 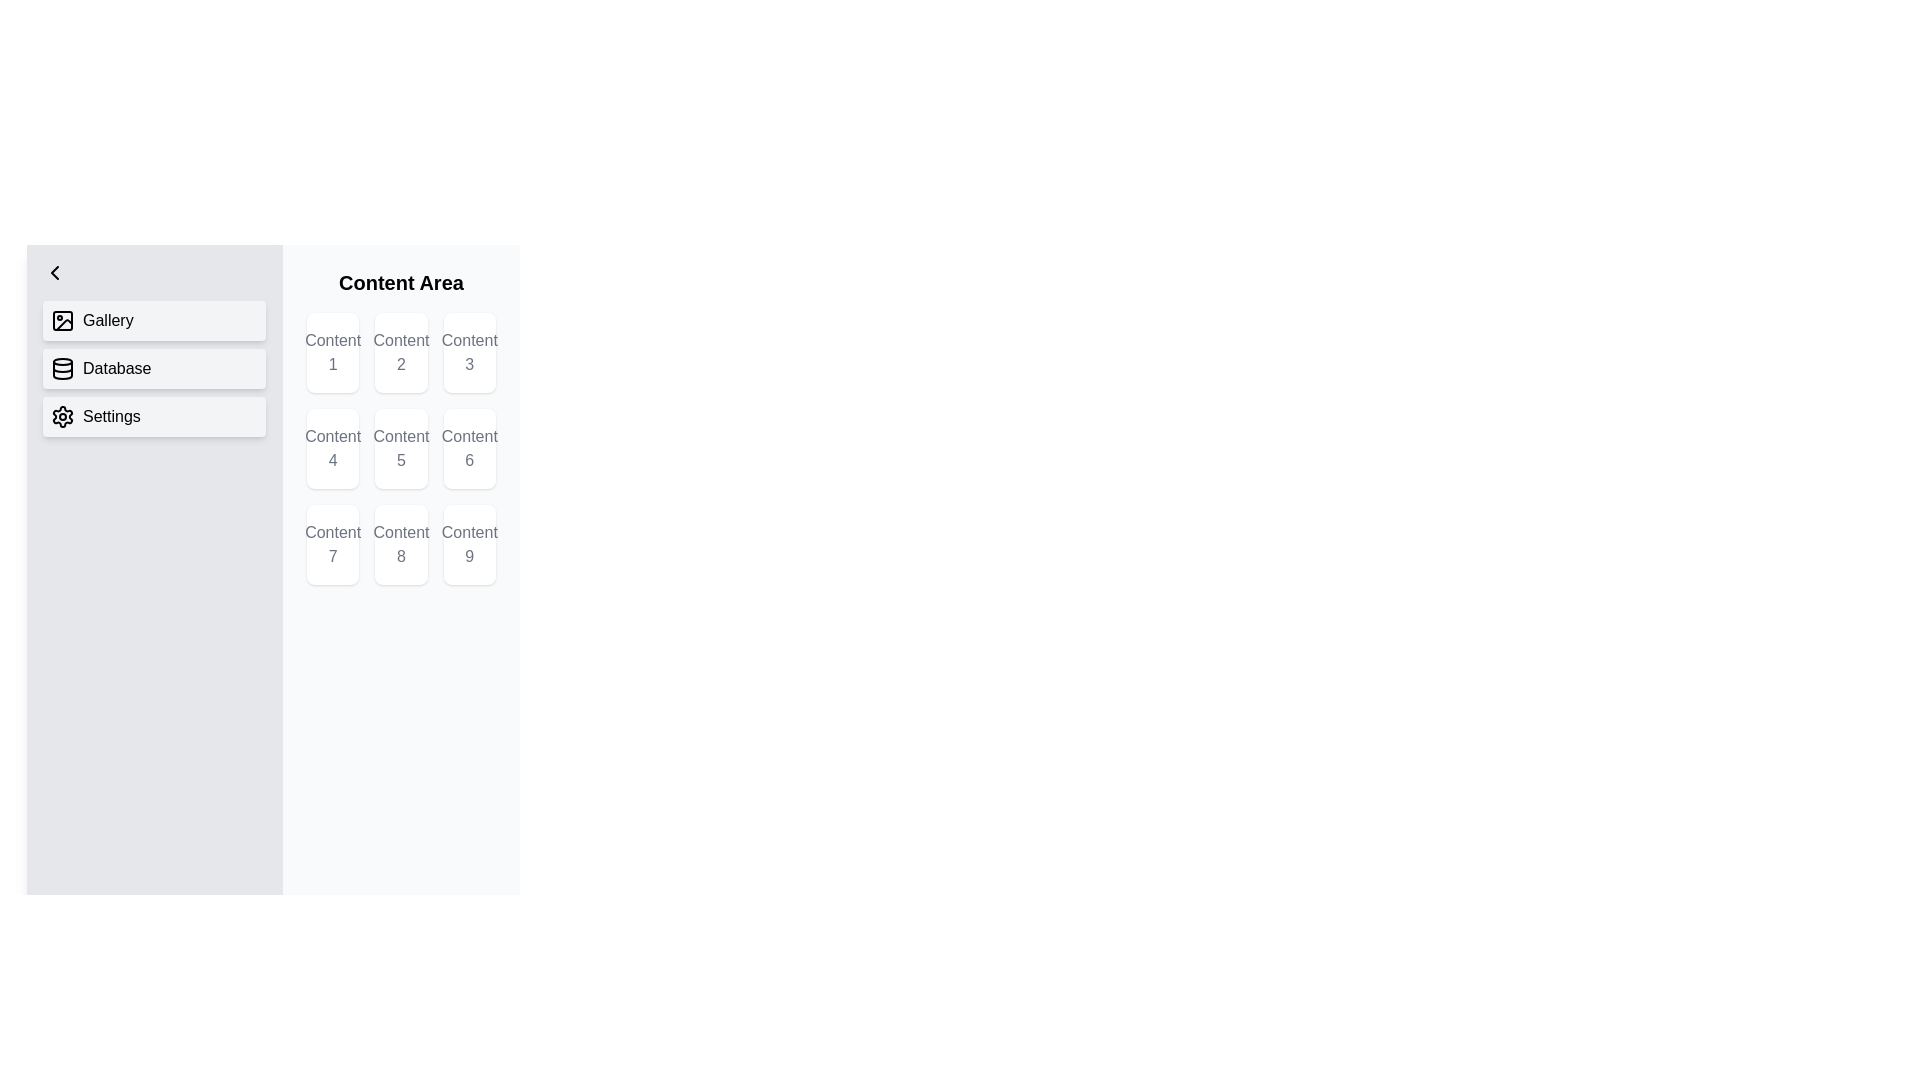 What do you see at coordinates (153, 319) in the screenshot?
I see `the 'Gallery' button located at the top of the left sidebar, above 'Database' and 'Settings'` at bounding box center [153, 319].